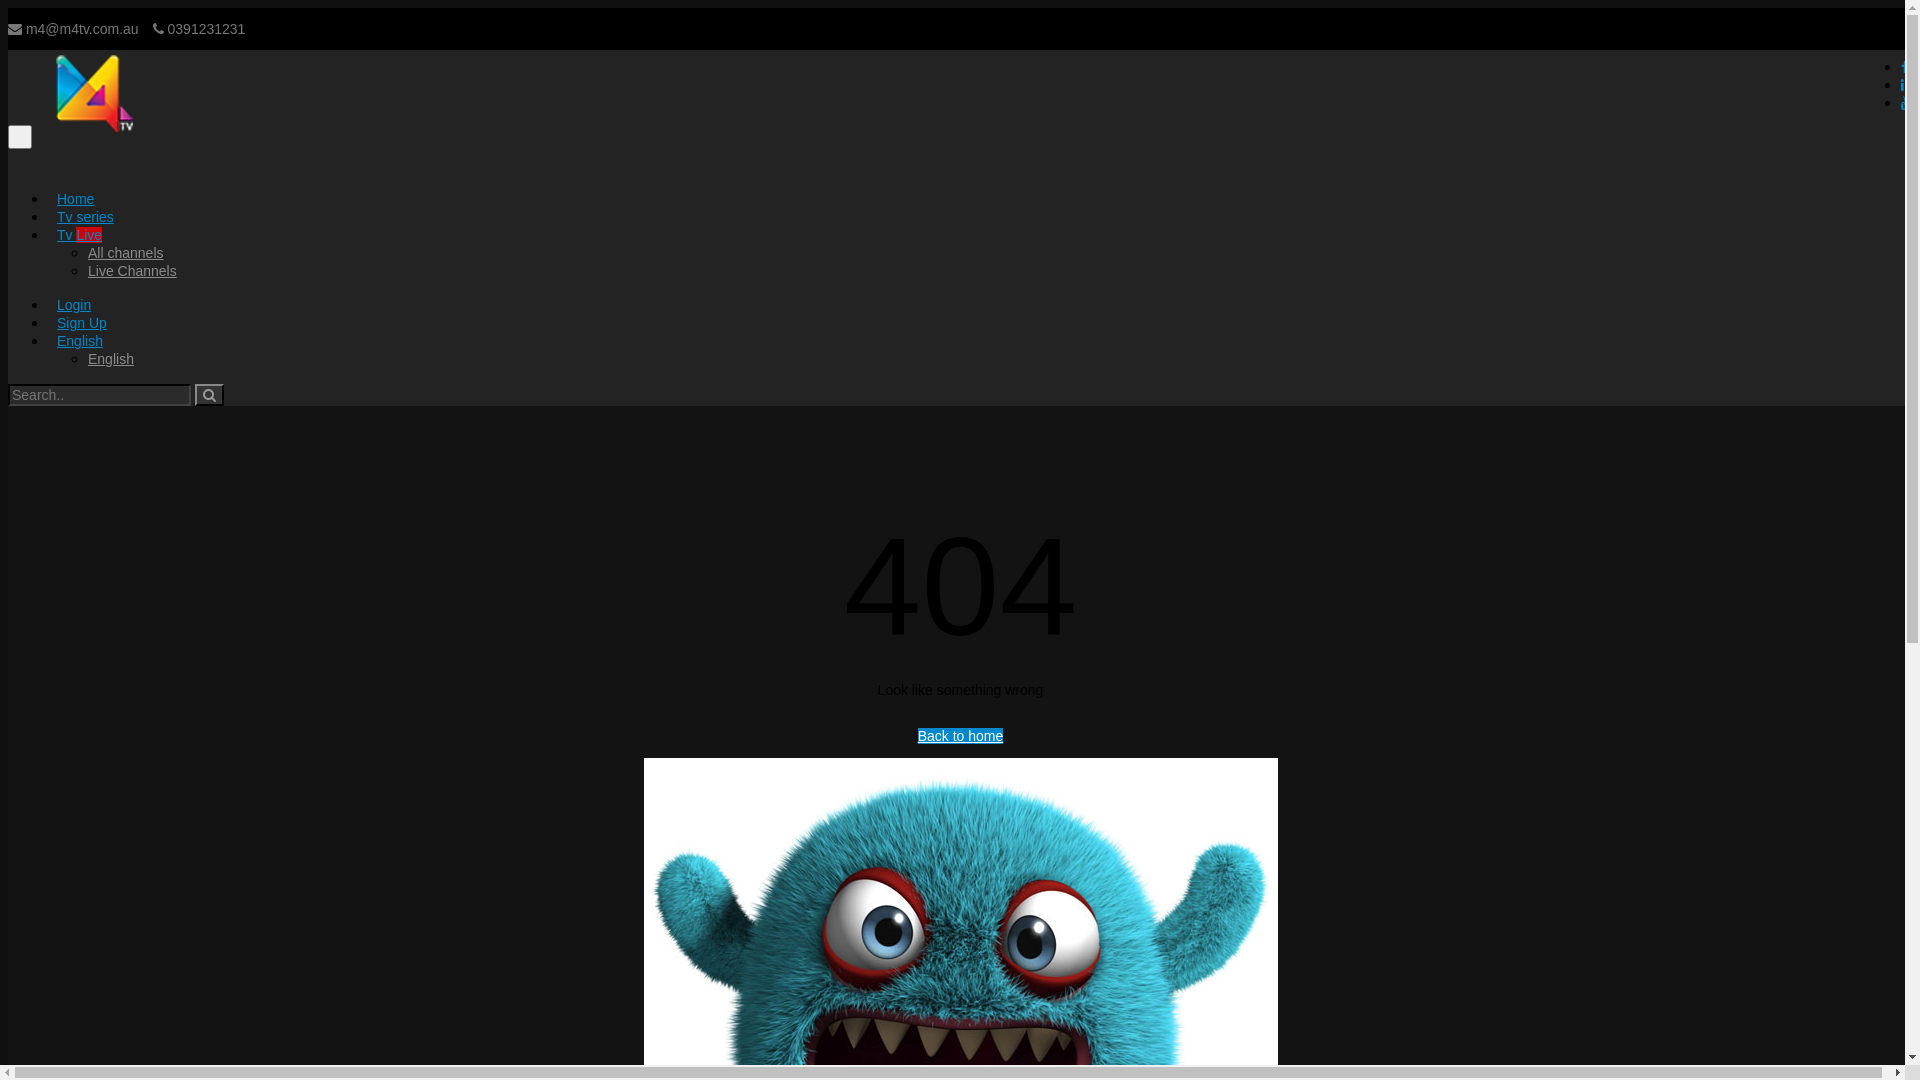 The height and width of the screenshot is (1080, 1920). I want to click on 'Login', so click(73, 304).